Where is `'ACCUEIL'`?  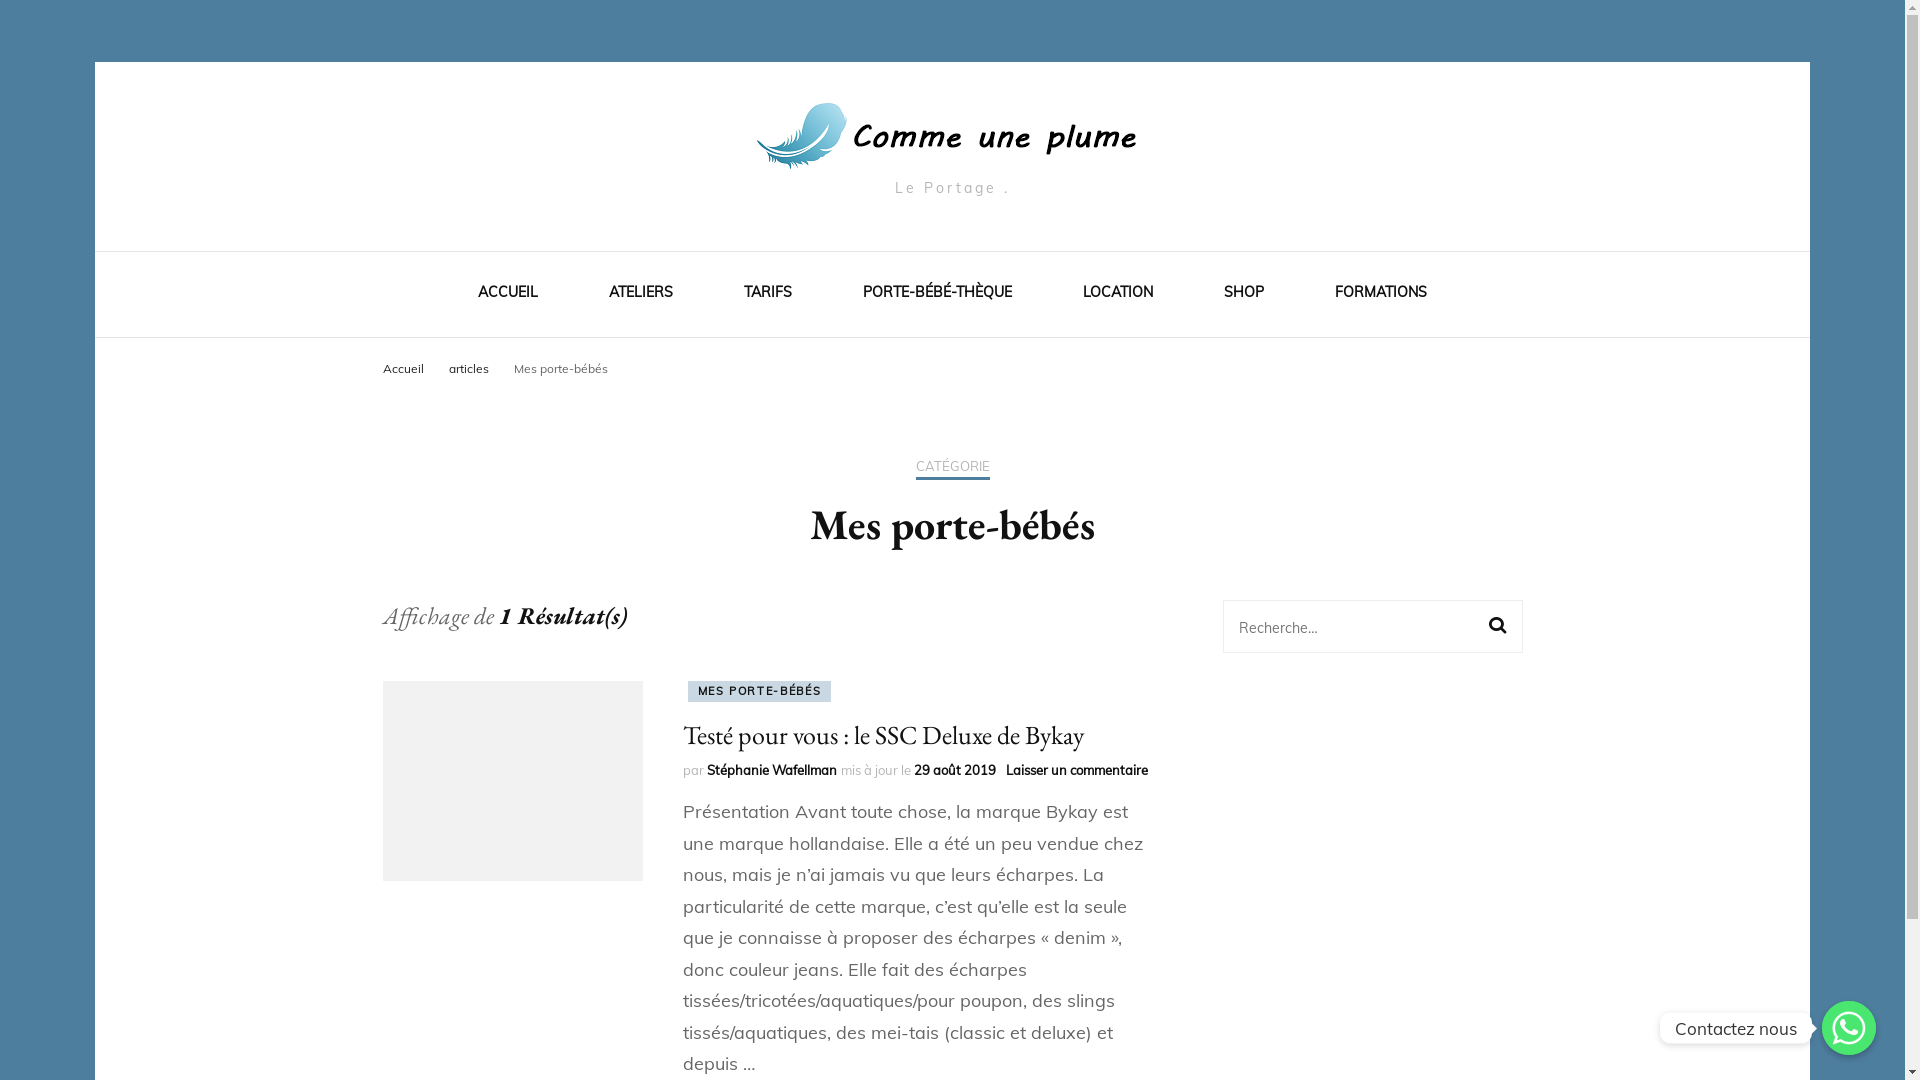 'ACCUEIL' is located at coordinates (508, 295).